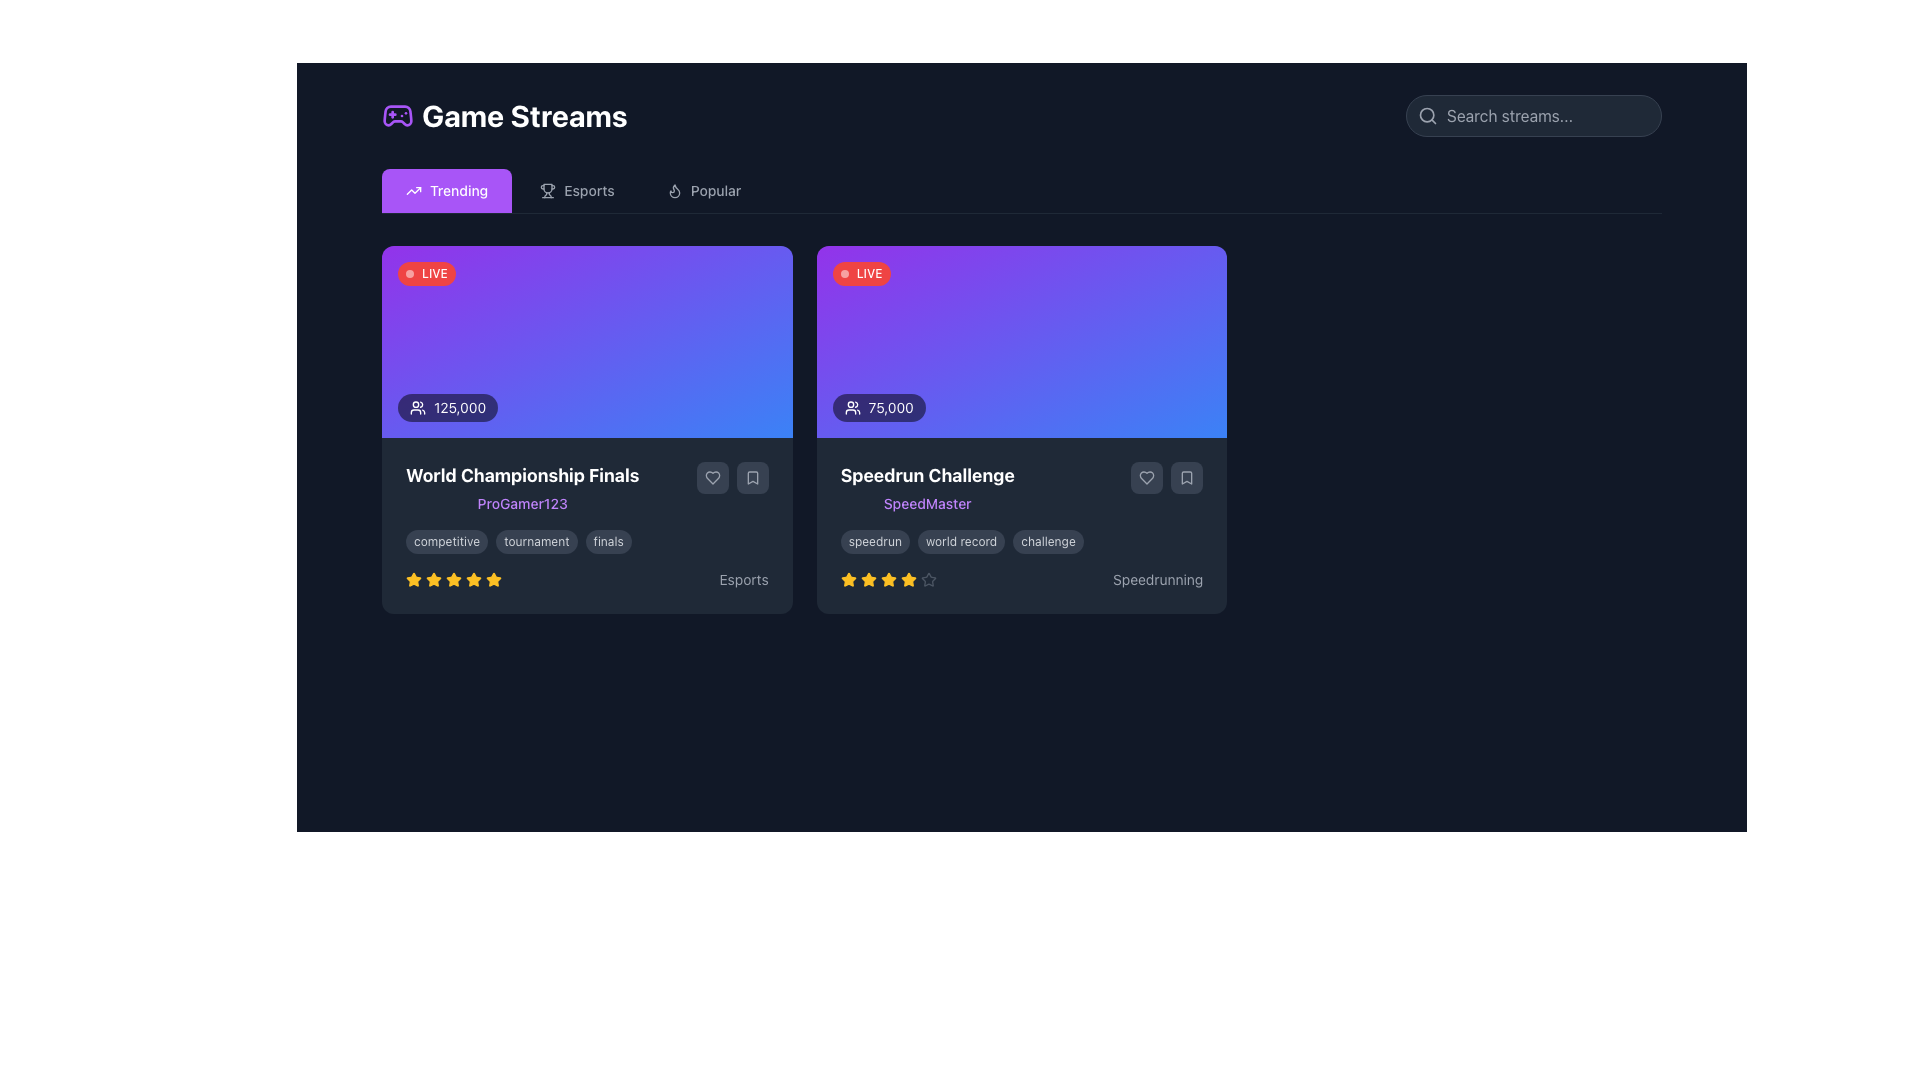 This screenshot has height=1080, width=1920. Describe the element at coordinates (907, 579) in the screenshot. I see `the second star rating icon located in the lower section of the card to give a rating` at that location.